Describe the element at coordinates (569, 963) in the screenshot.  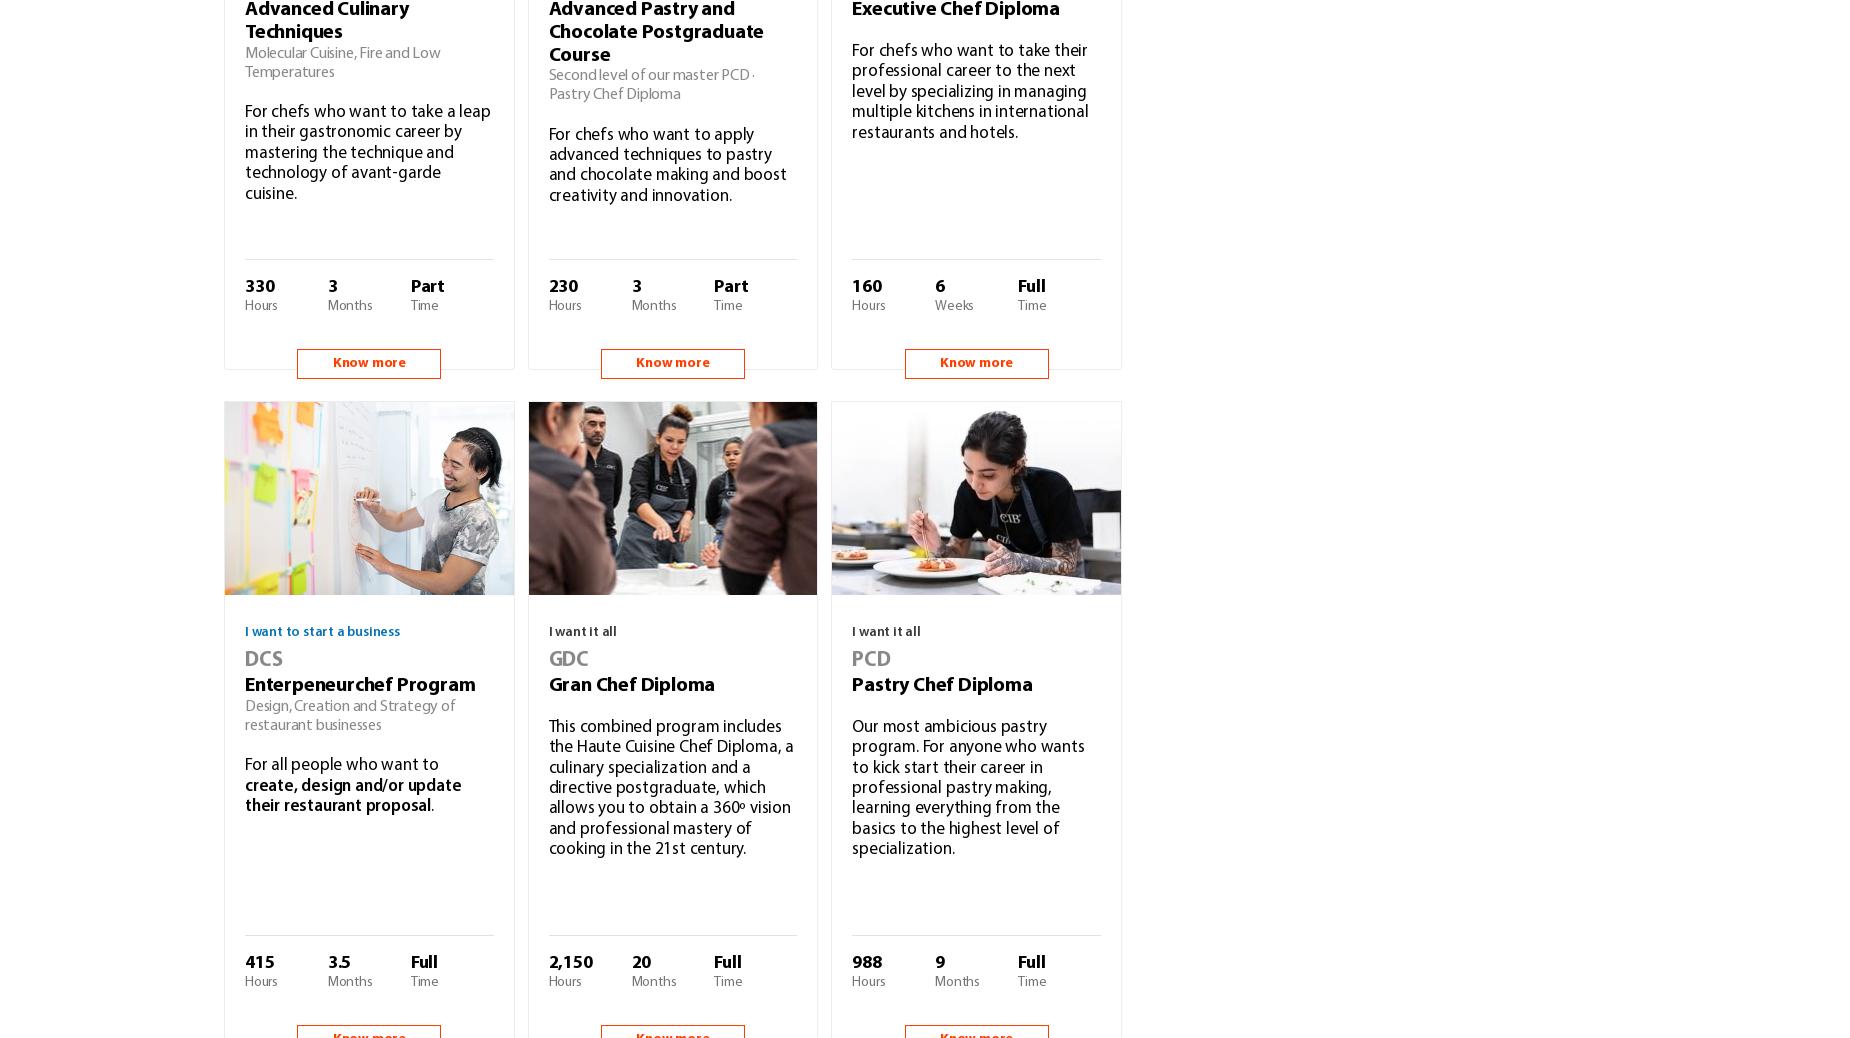
I see `'2,150'` at that location.